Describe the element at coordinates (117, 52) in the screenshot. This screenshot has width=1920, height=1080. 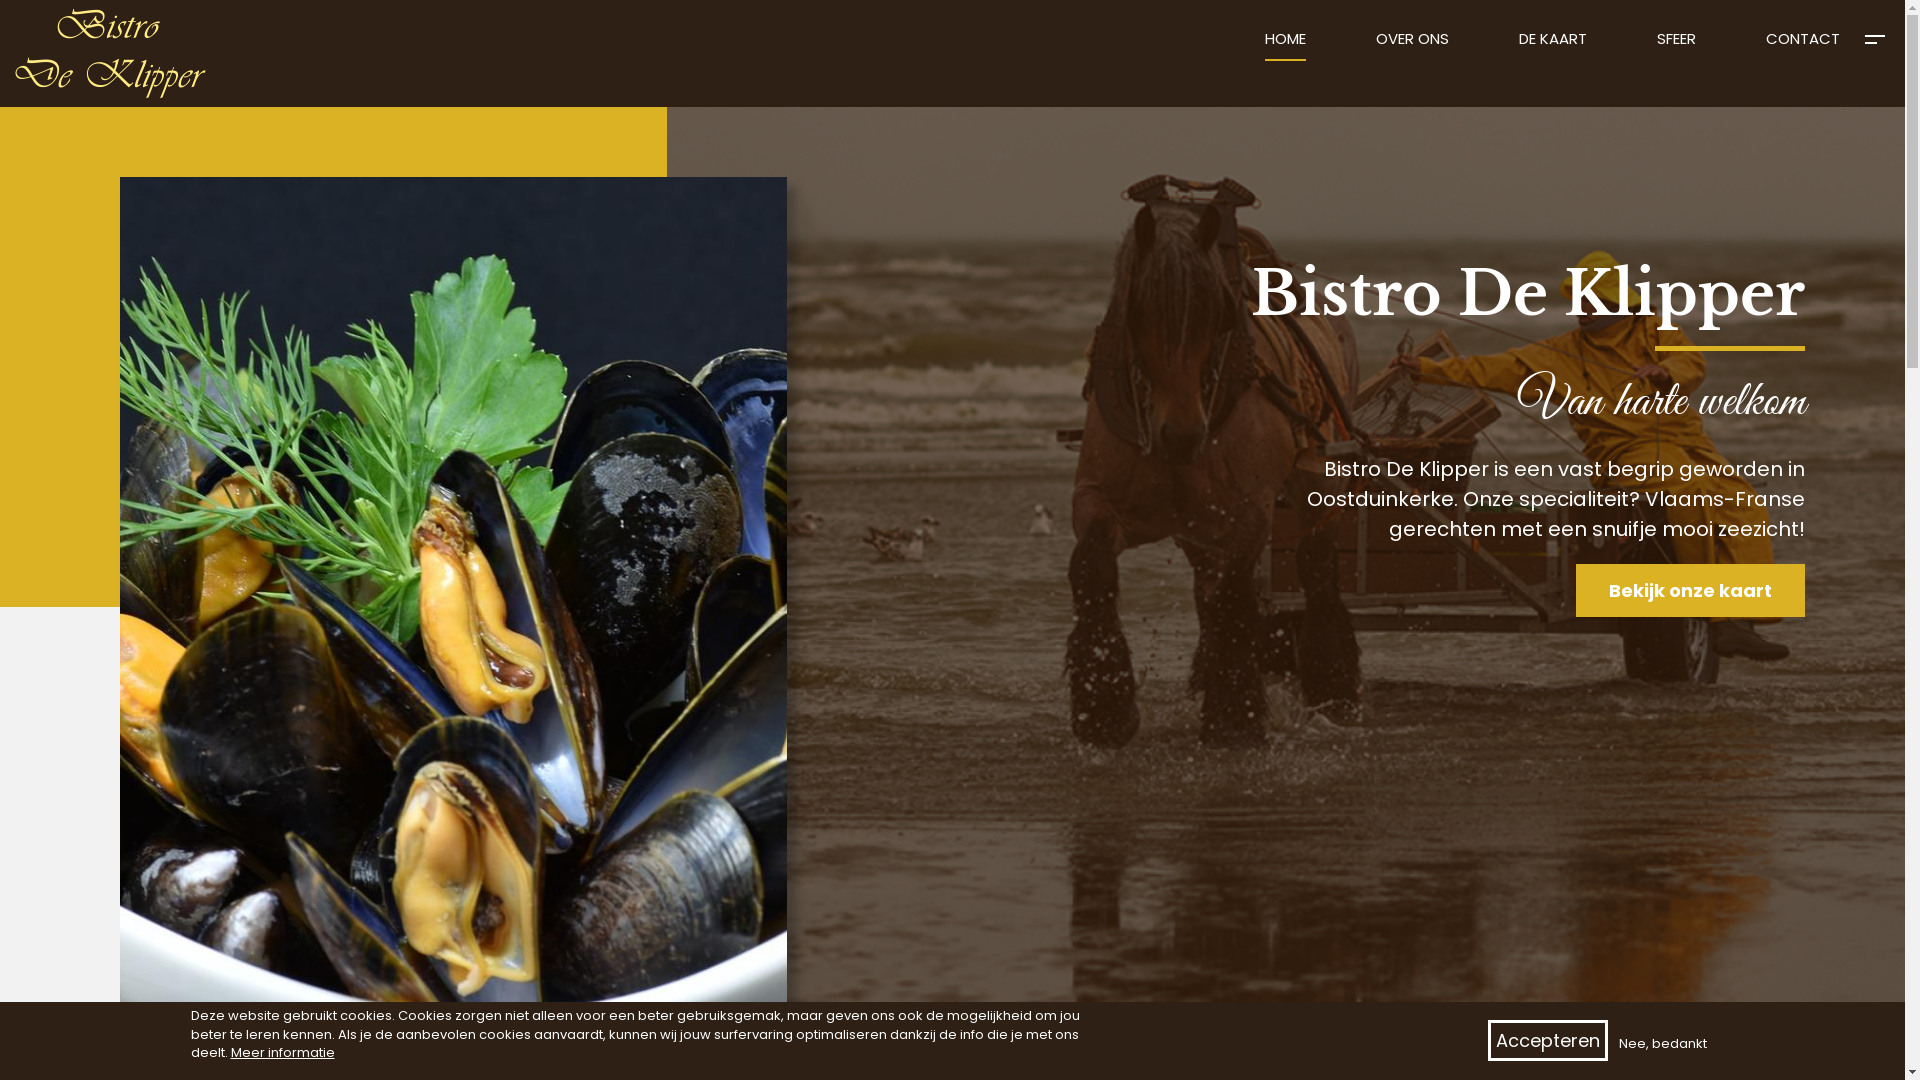
I see `'Home'` at that location.